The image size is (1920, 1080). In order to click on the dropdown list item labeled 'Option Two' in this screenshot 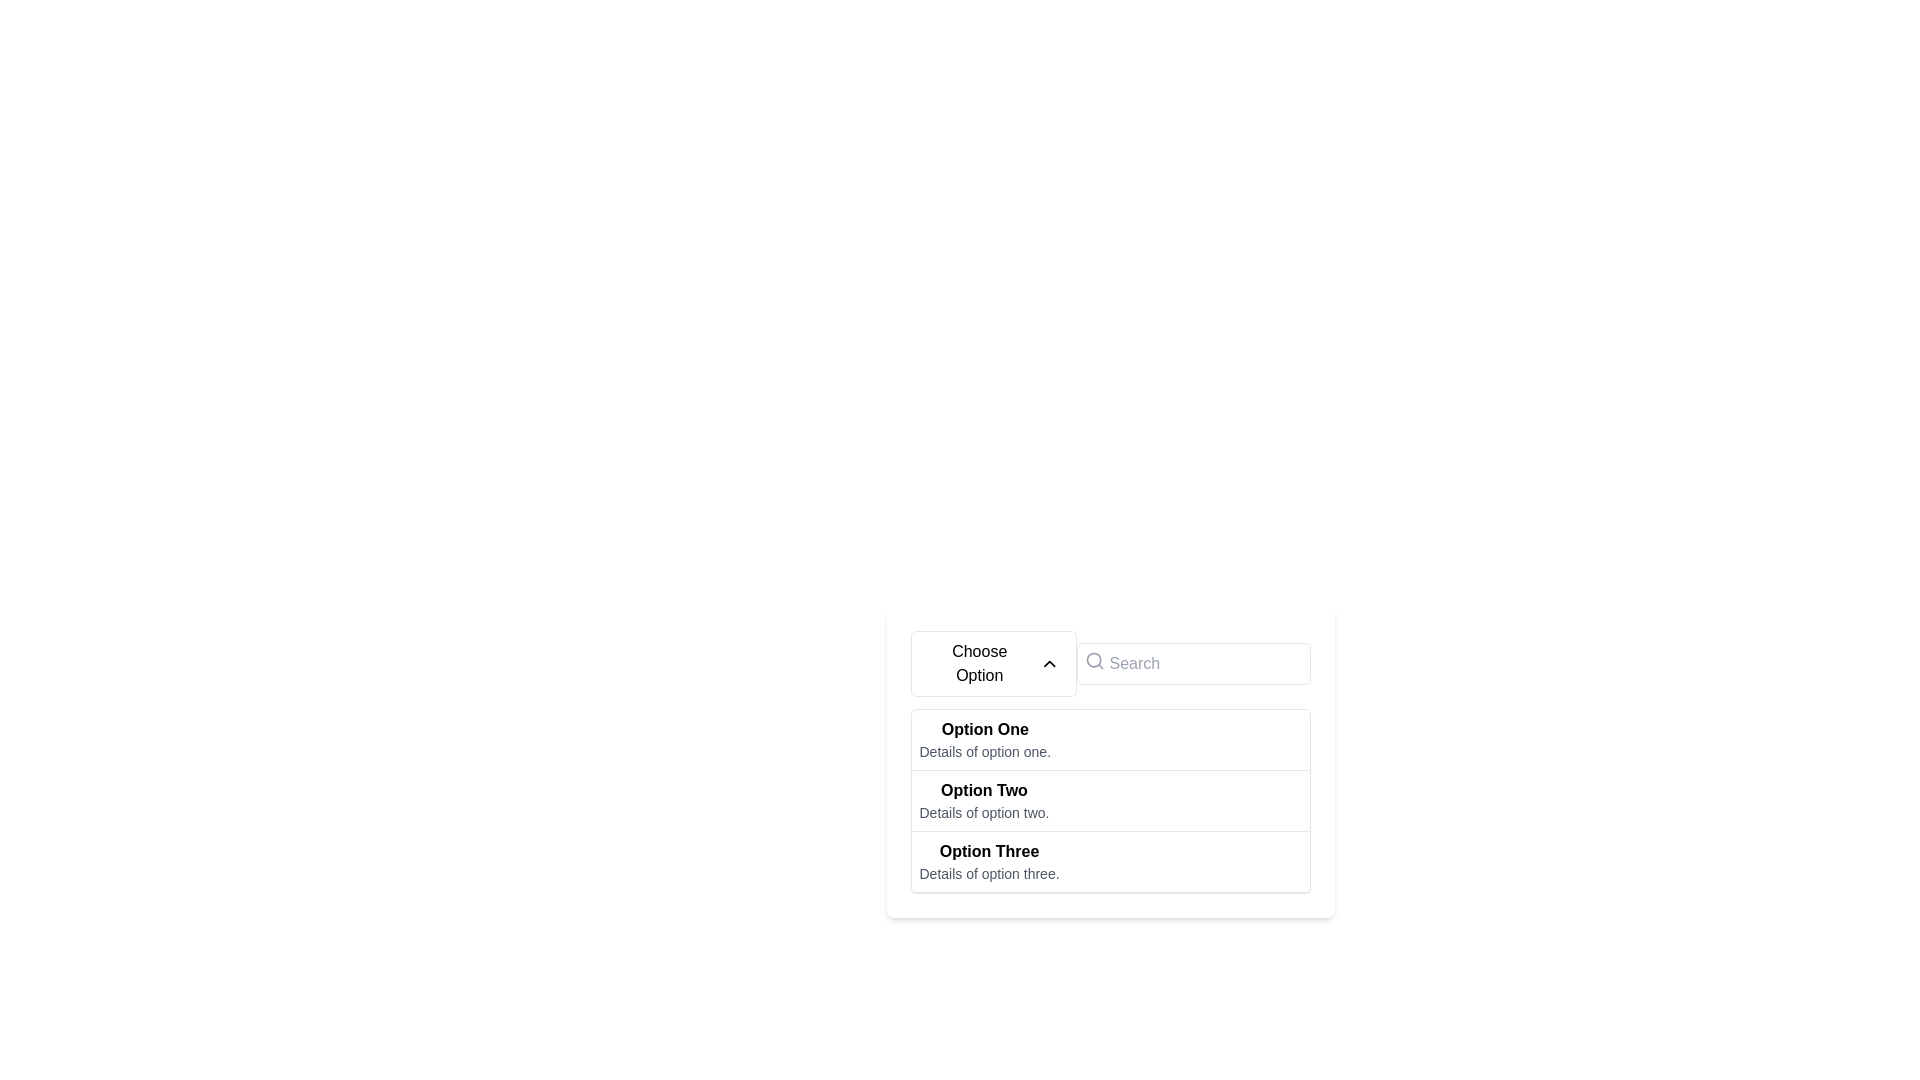, I will do `click(984, 800)`.